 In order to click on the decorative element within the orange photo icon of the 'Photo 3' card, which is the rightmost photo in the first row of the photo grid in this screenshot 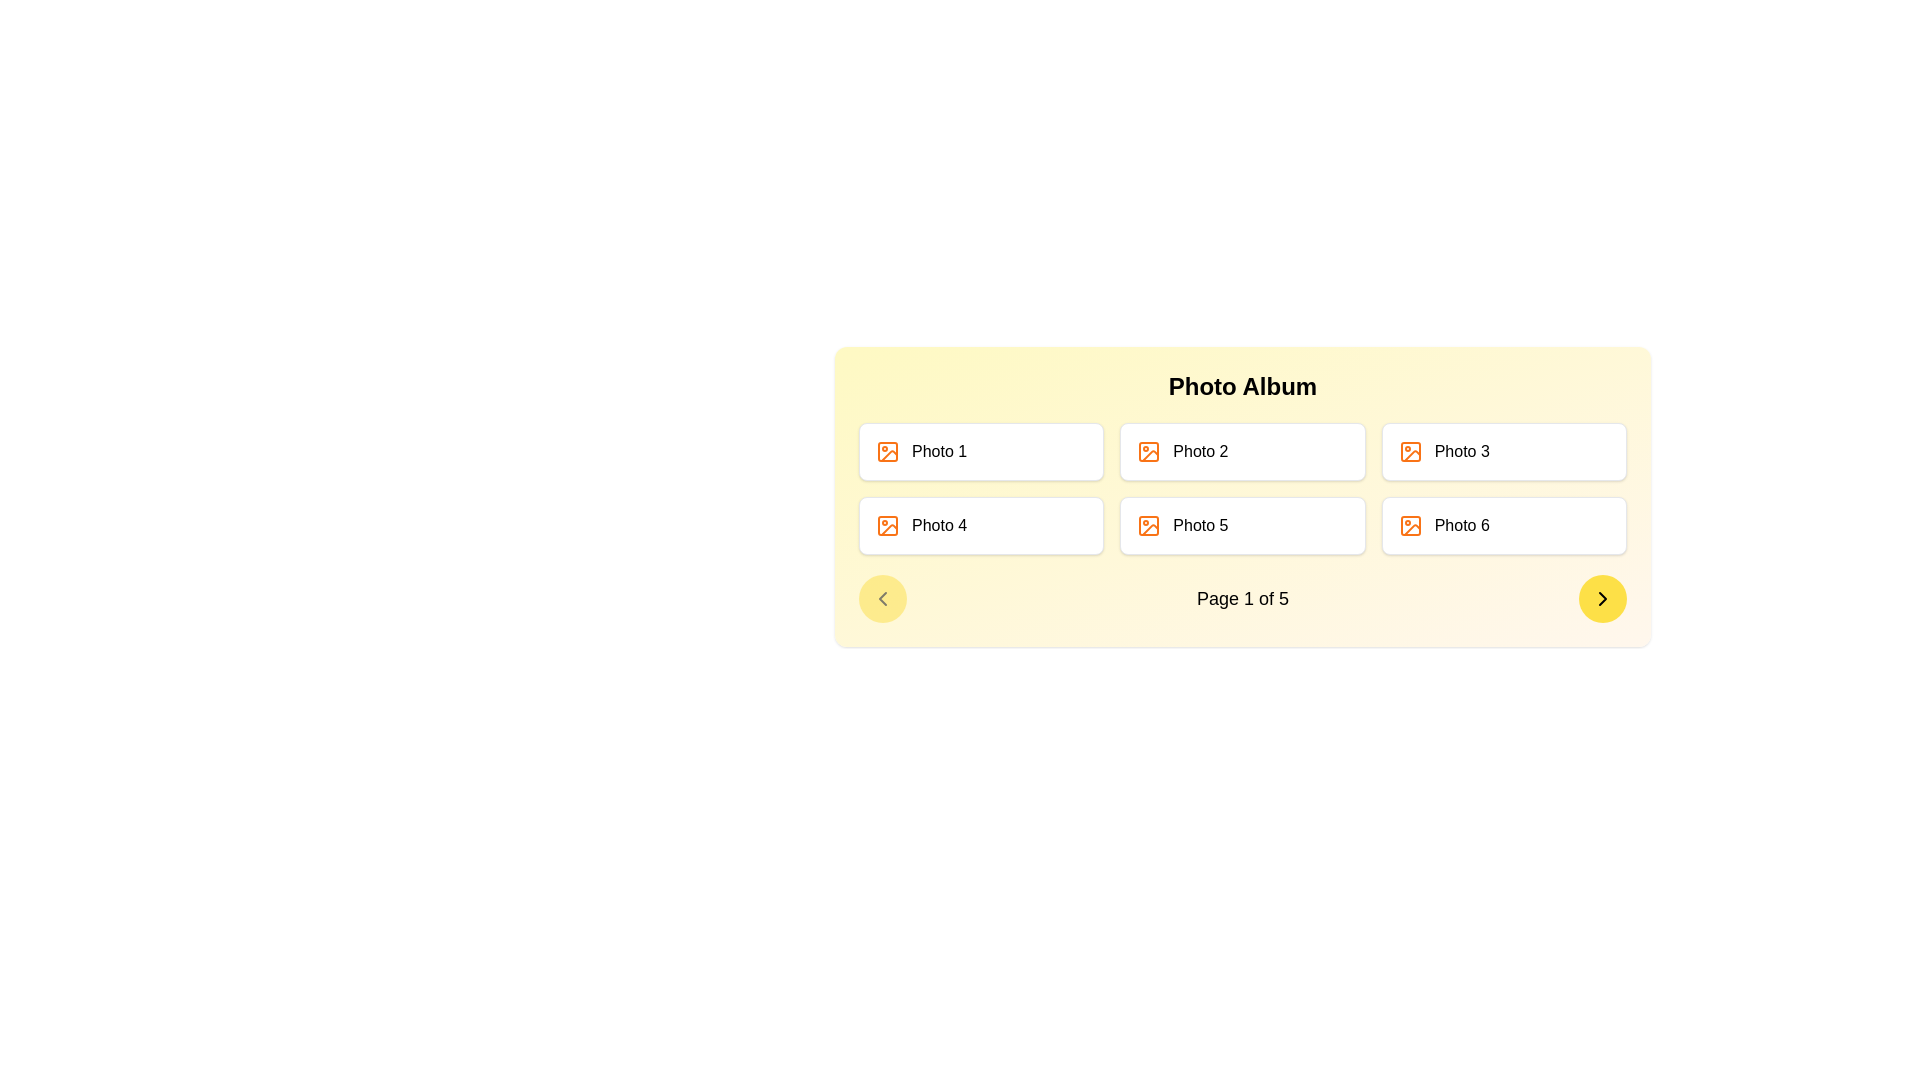, I will do `click(1409, 451)`.